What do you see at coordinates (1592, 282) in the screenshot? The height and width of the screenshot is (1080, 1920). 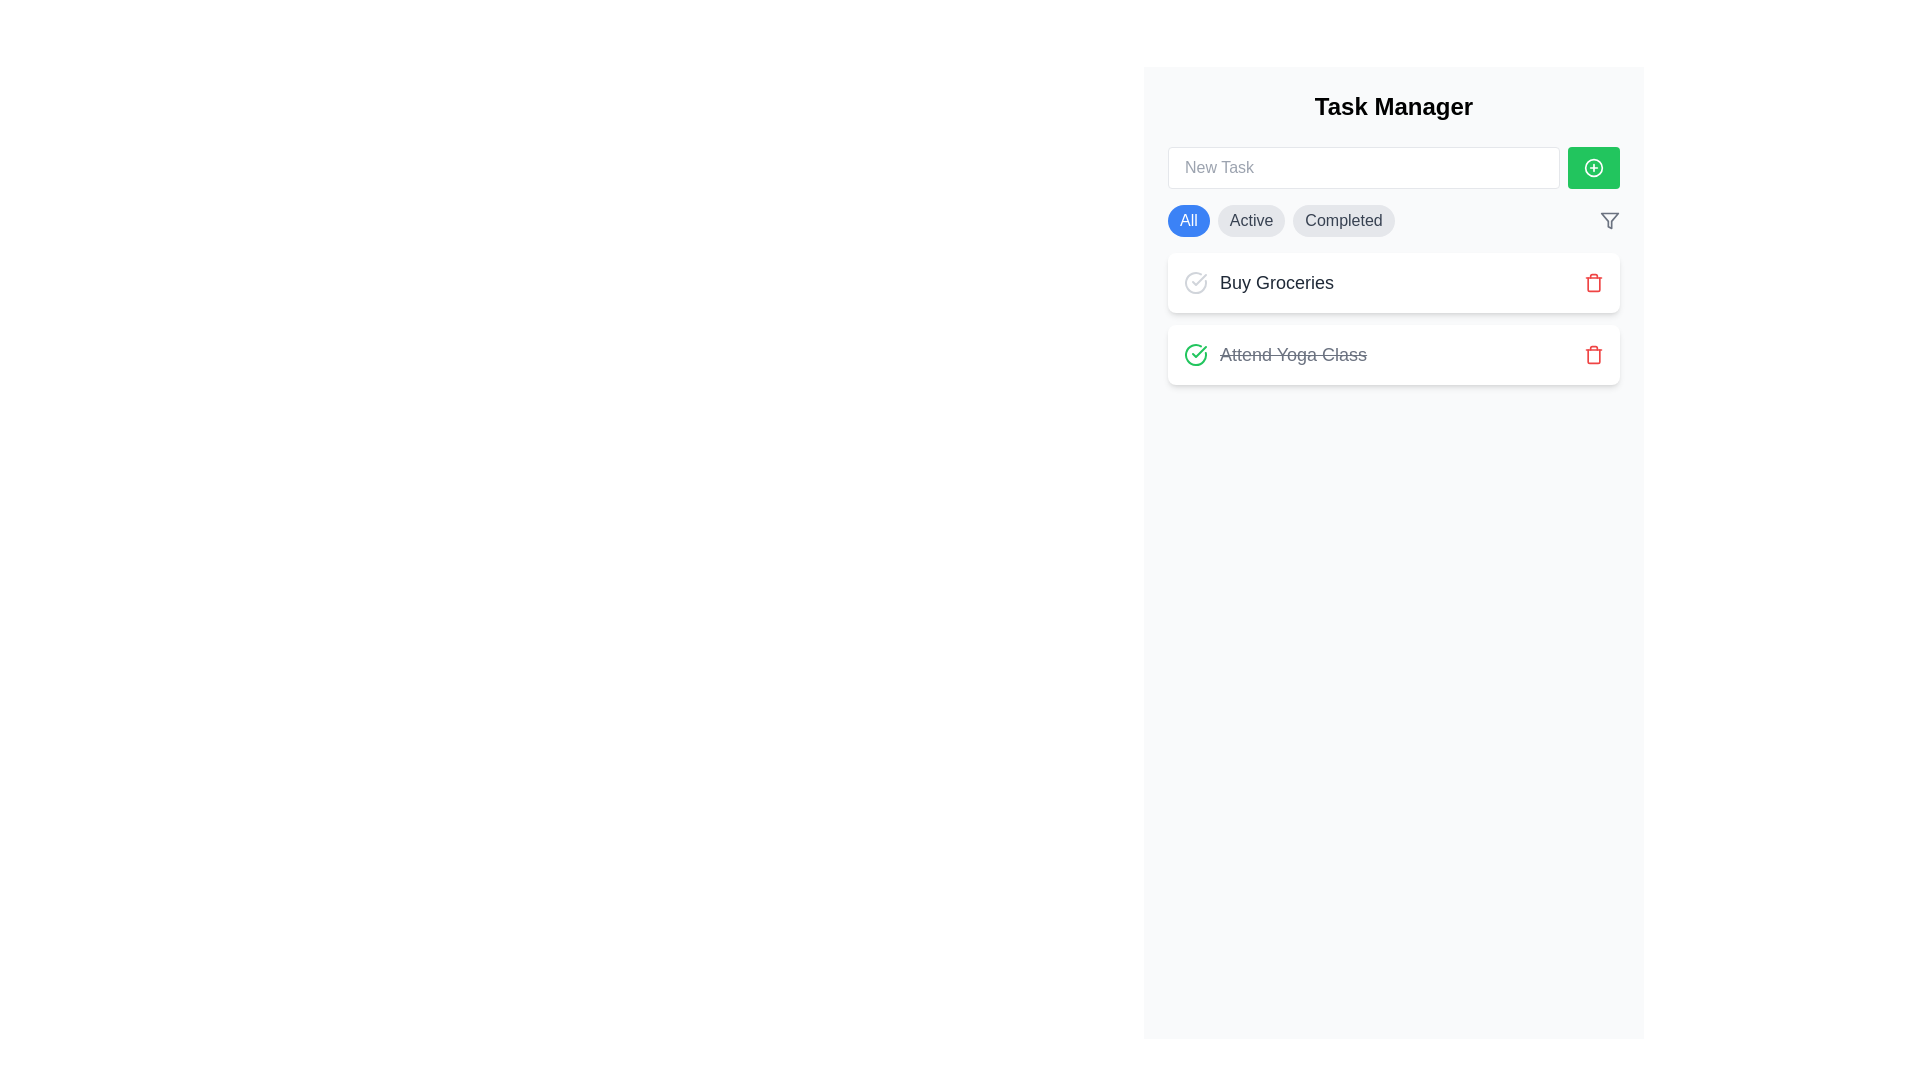 I see `the red-colored trash icon button located on the right side of the 'Buy Groceries' task box` at bounding box center [1592, 282].